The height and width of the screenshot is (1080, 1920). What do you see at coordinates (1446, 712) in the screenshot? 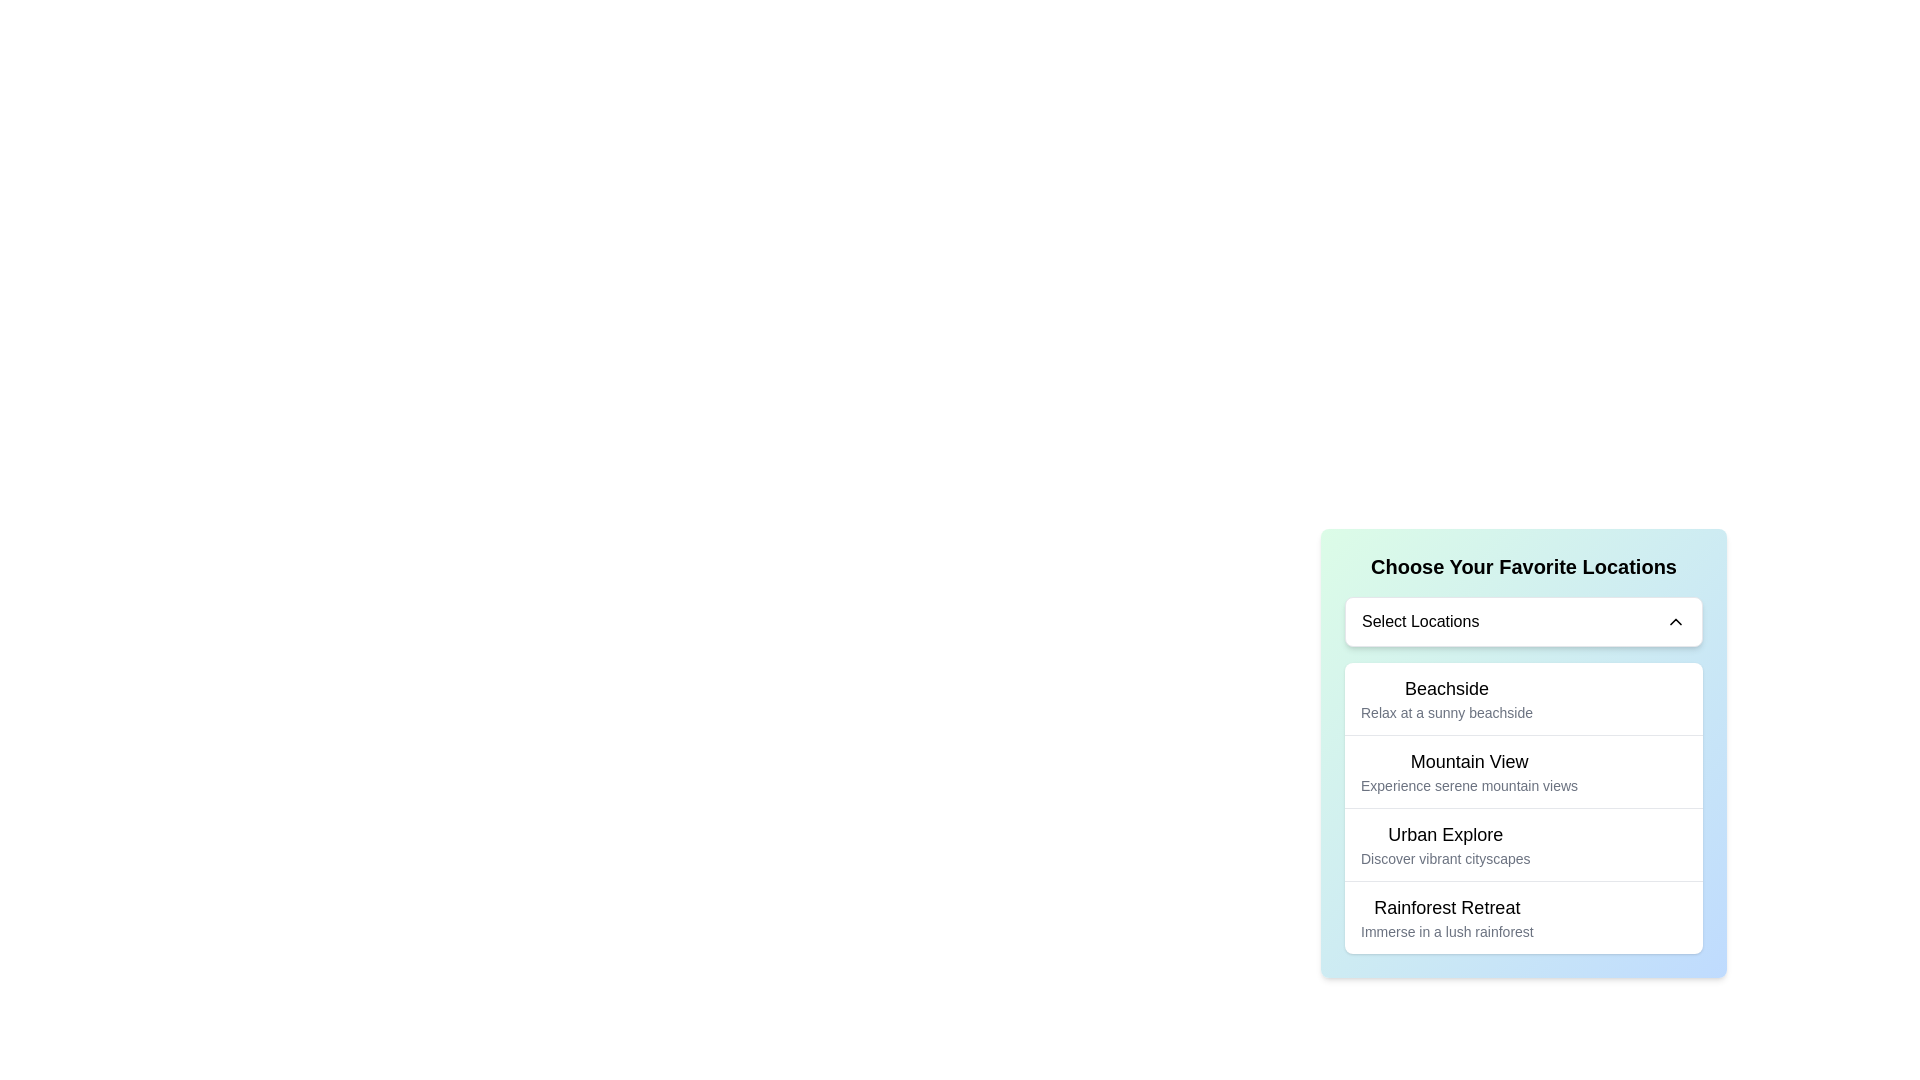
I see `the text label providing additional details about the 'Beachside' option, located below the 'Beachside' text label in the location options list` at bounding box center [1446, 712].